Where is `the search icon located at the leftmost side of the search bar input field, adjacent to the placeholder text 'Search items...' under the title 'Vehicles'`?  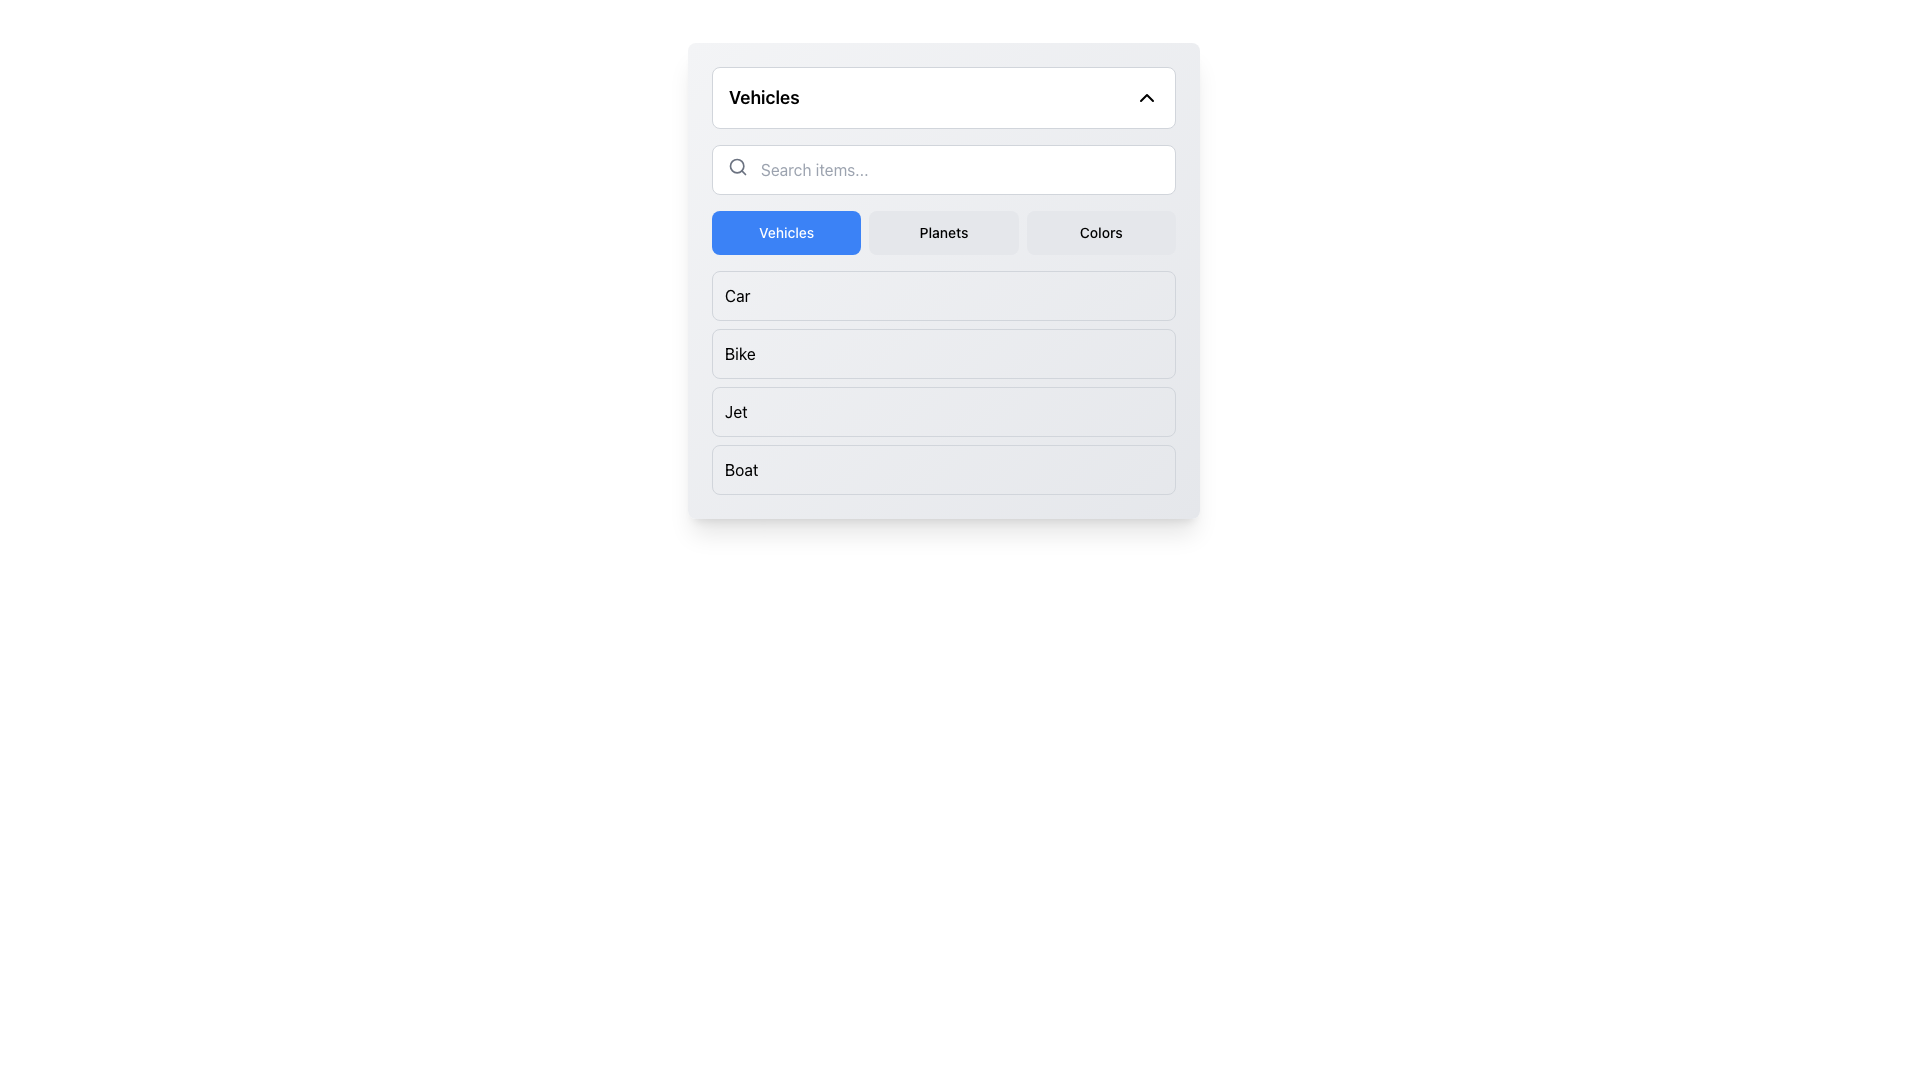 the search icon located at the leftmost side of the search bar input field, adjacent to the placeholder text 'Search items...' under the title 'Vehicles' is located at coordinates (737, 165).